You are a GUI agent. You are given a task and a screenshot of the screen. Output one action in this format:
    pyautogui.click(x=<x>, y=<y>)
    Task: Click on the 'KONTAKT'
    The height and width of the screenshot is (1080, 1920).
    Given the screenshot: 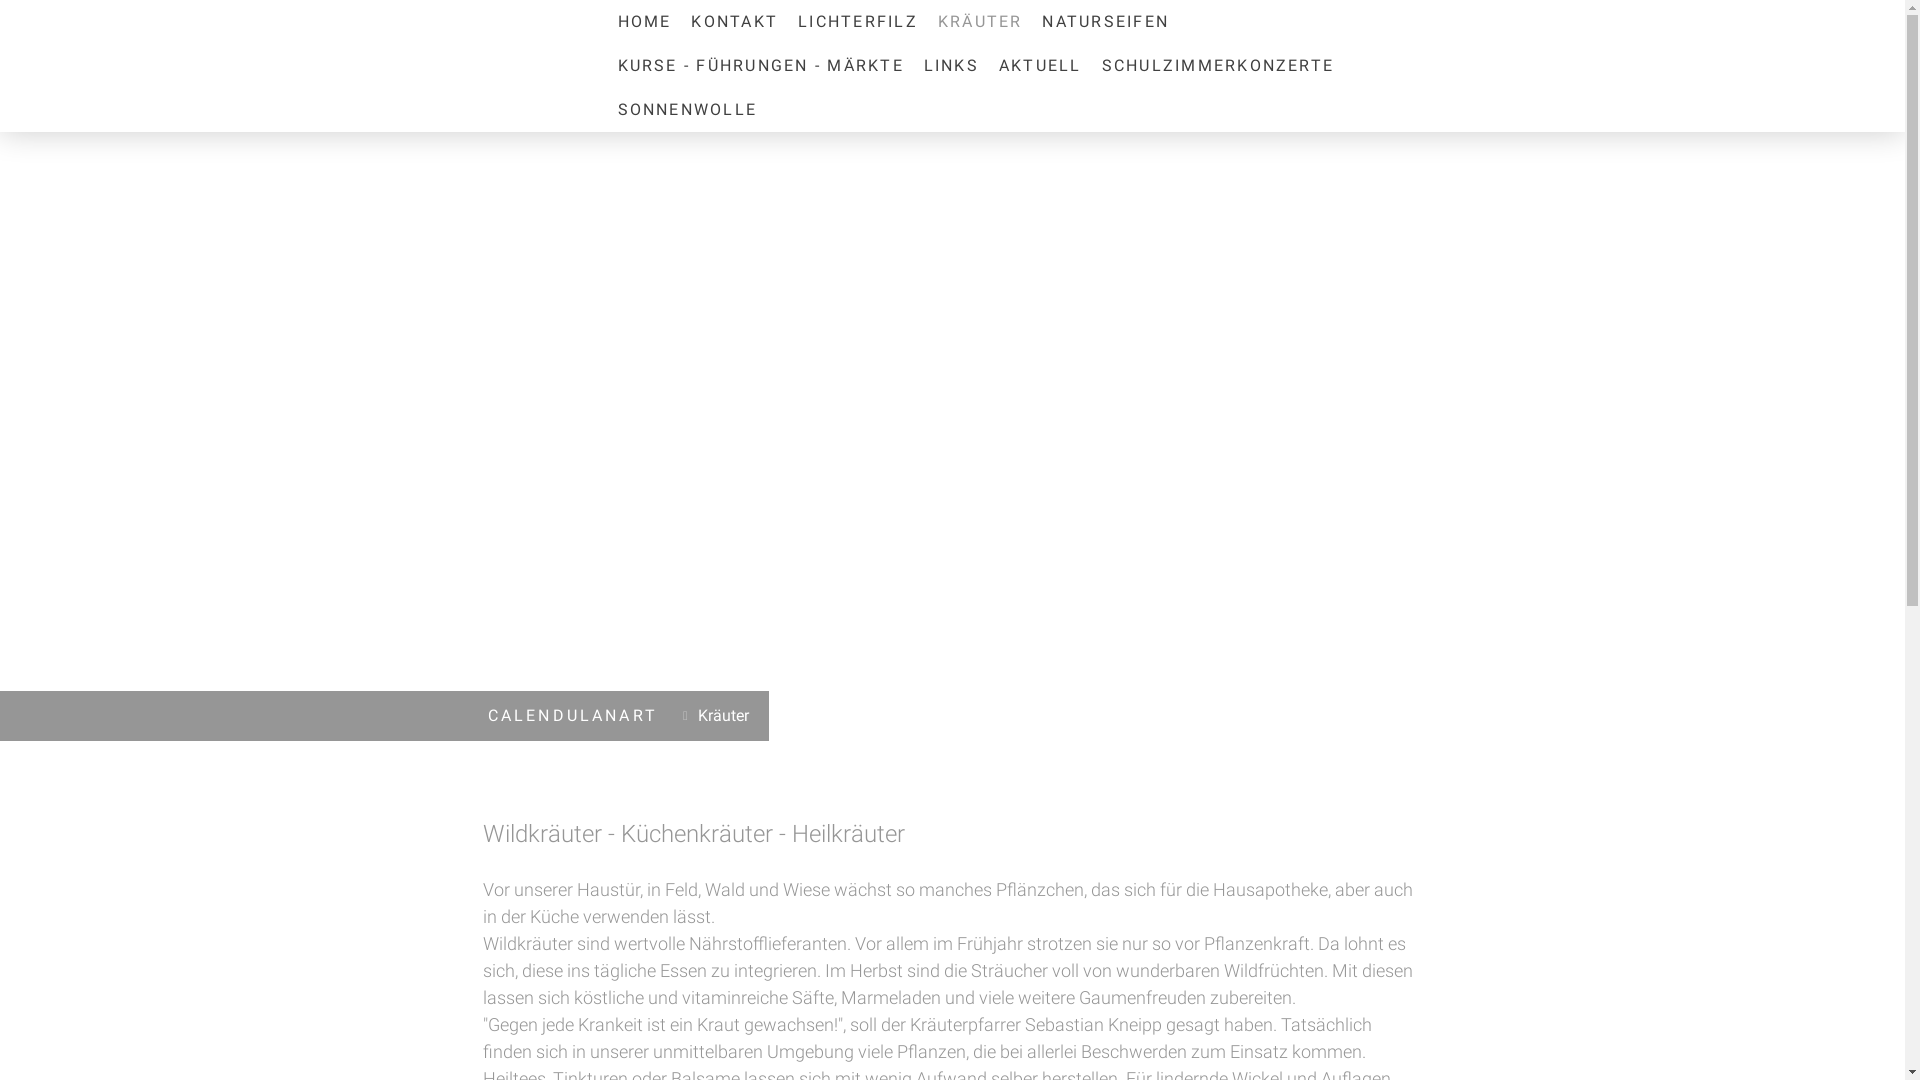 What is the action you would take?
    pyautogui.click(x=733, y=22)
    